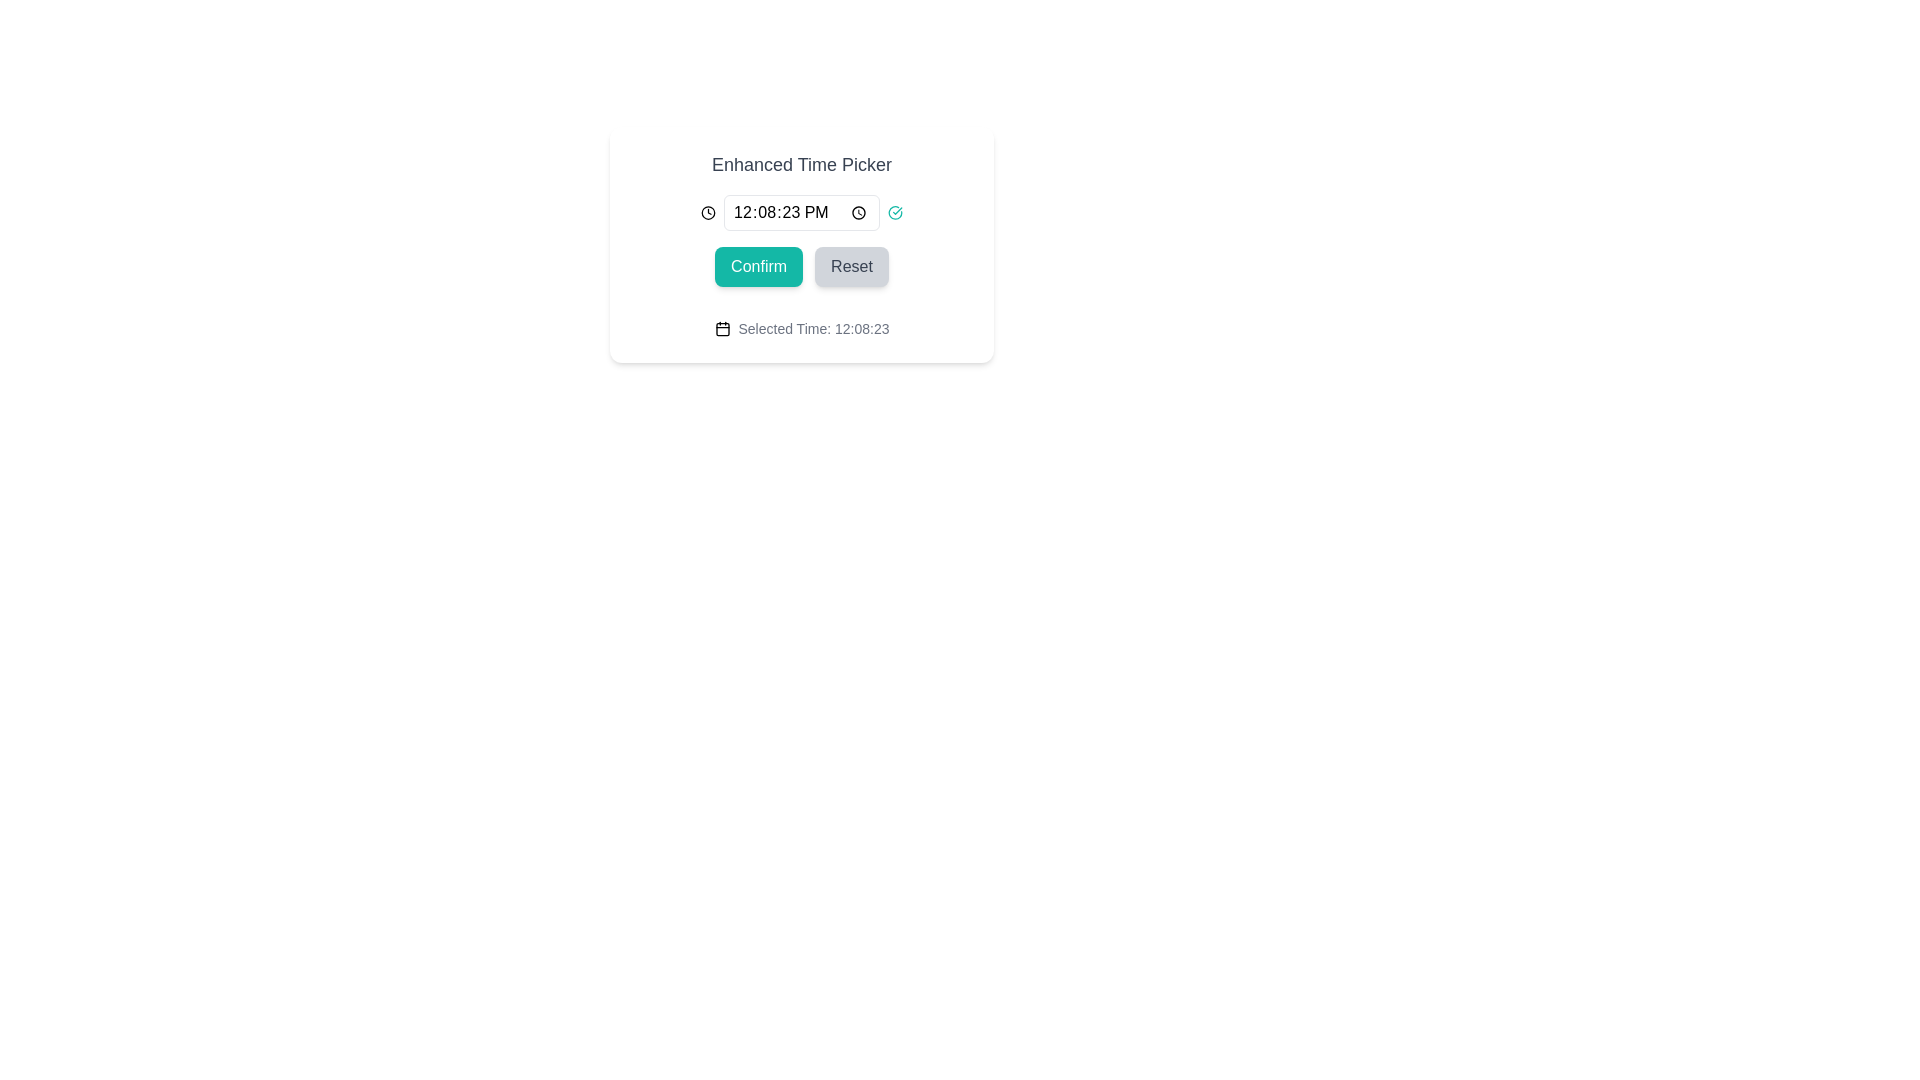 The image size is (1920, 1080). I want to click on the 'Confirm' button with a teal background and white text to confirm the action, so click(758, 265).